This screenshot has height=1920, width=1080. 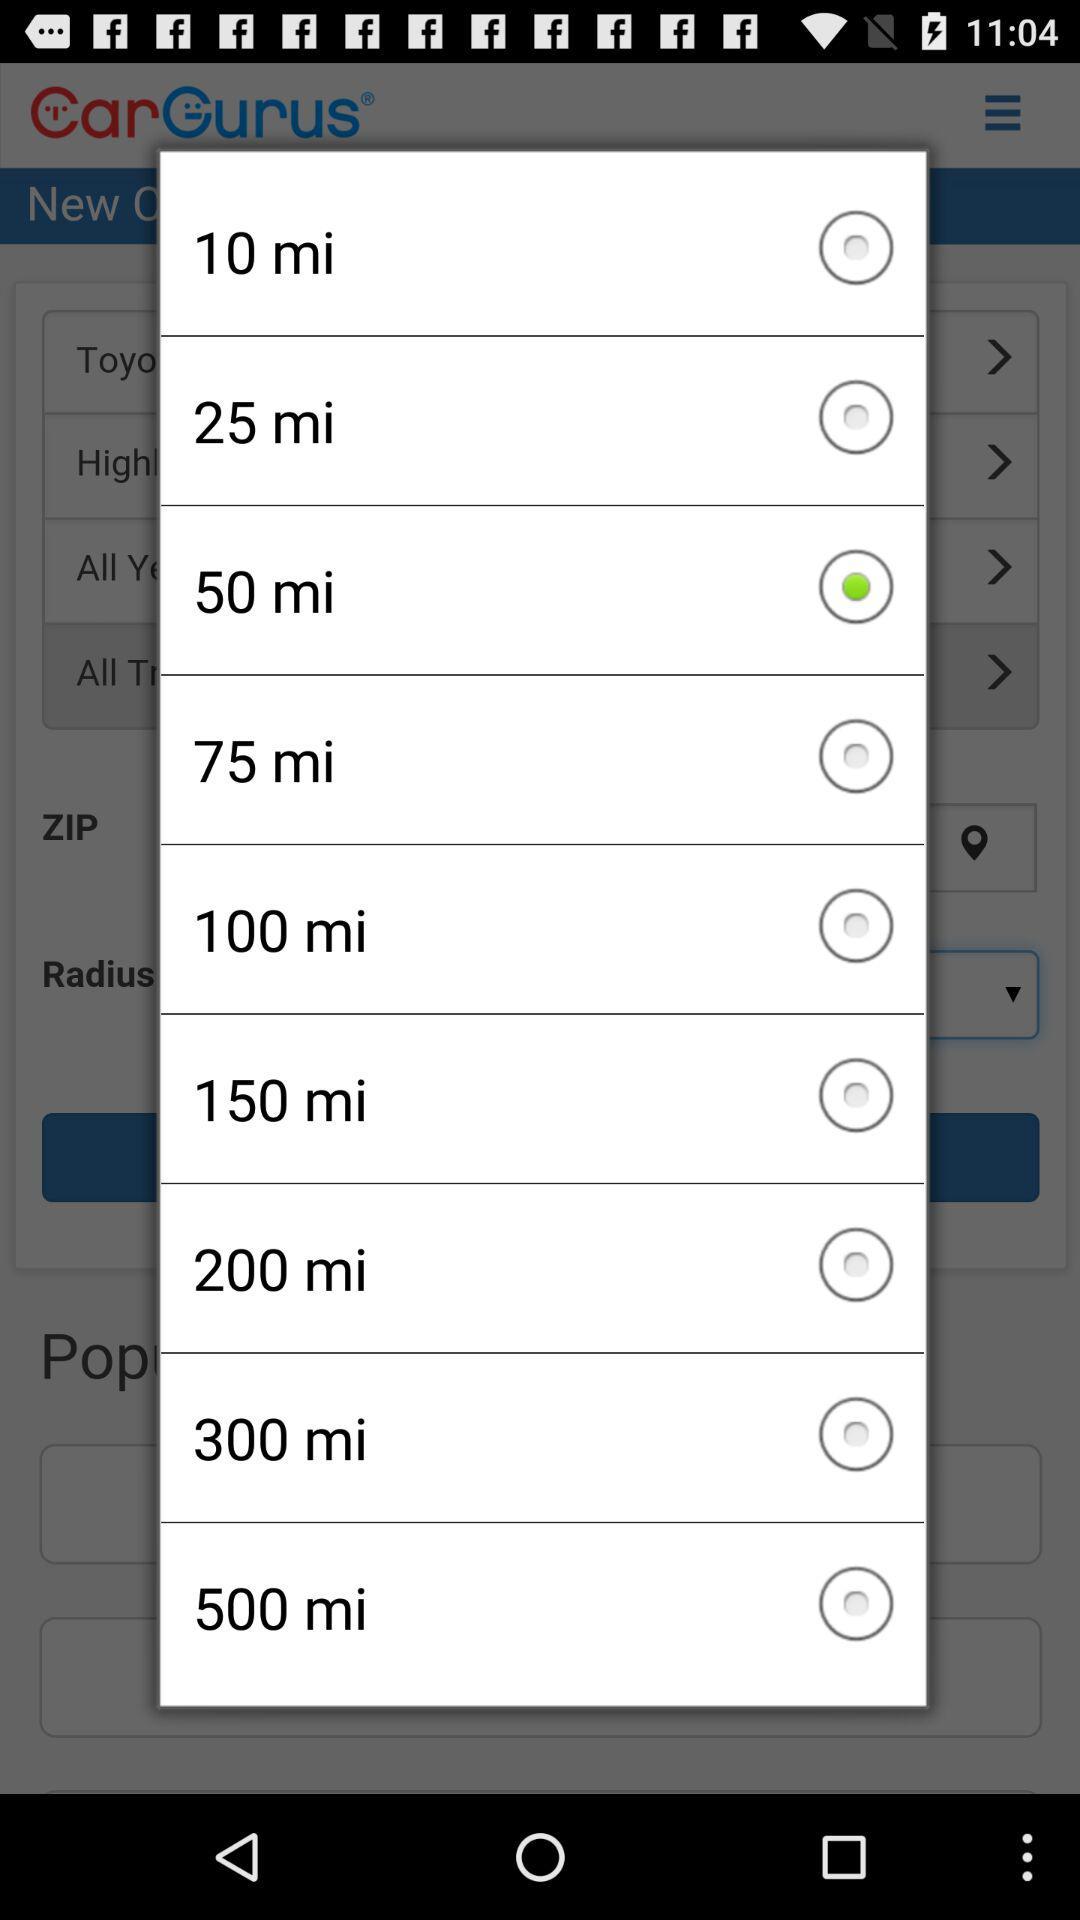 I want to click on 25 mi checkbox, so click(x=542, y=419).